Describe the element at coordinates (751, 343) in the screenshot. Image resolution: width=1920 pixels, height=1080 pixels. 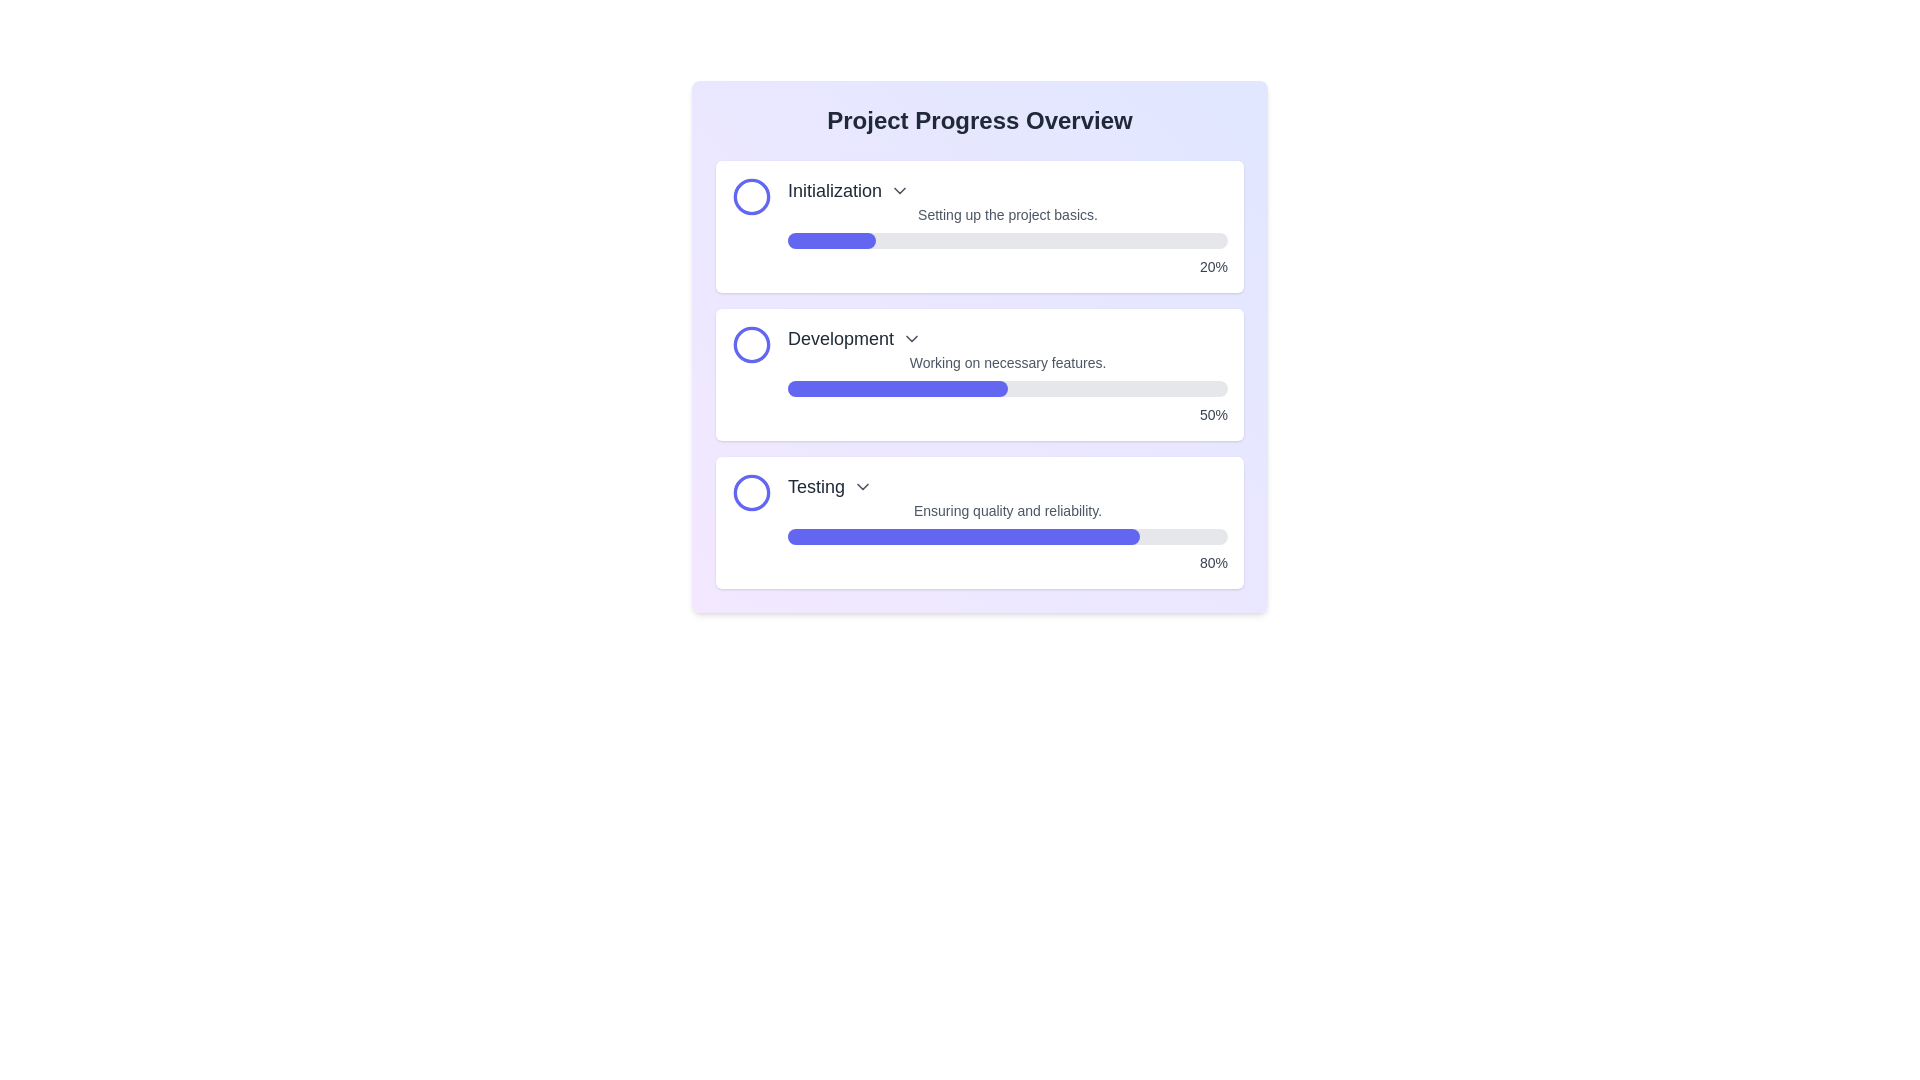
I see `the graphical marker icon located to the left of the 'Development' text in the 'Development' section, indicating current section focus or status` at that location.